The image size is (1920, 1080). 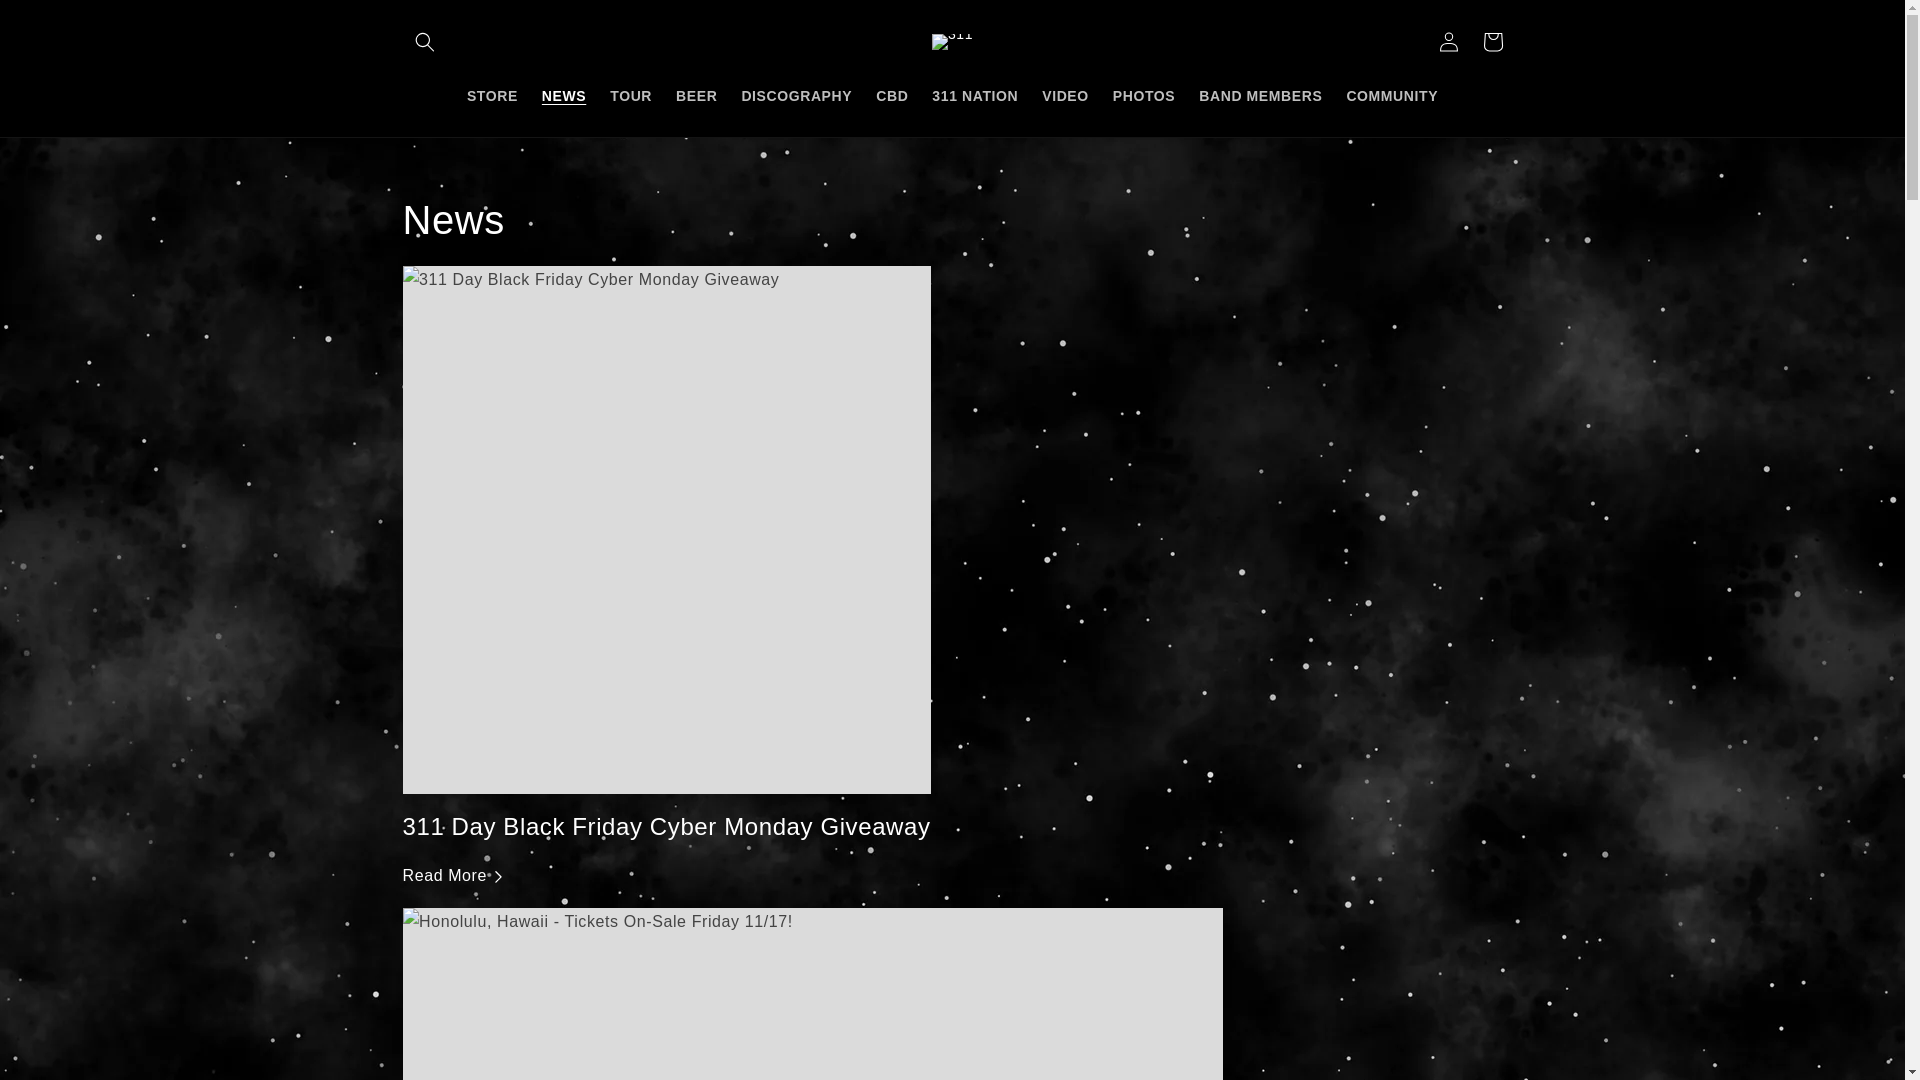 I want to click on 'PHOTOS', so click(x=1143, y=95).